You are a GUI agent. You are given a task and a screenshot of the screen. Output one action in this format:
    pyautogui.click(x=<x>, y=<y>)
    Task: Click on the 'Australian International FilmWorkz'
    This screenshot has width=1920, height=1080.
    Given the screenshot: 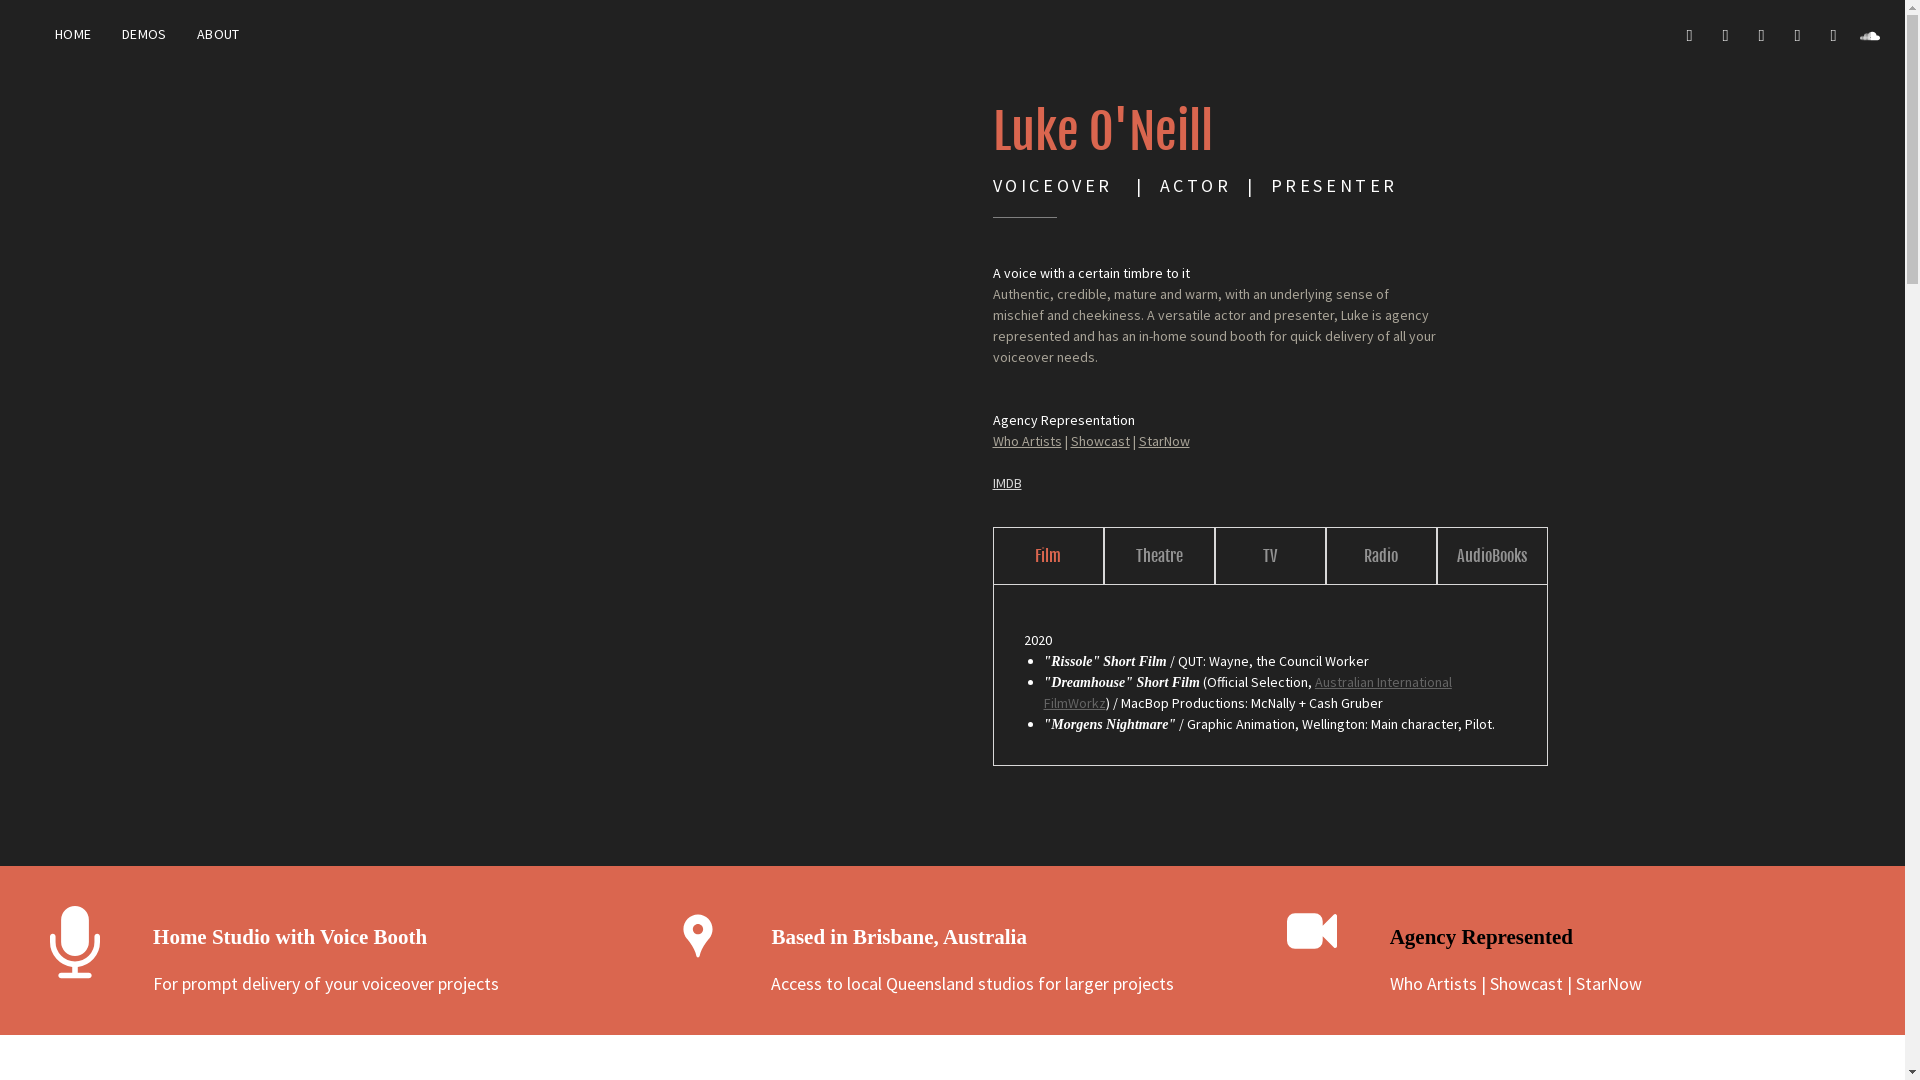 What is the action you would take?
    pyautogui.click(x=1247, y=691)
    